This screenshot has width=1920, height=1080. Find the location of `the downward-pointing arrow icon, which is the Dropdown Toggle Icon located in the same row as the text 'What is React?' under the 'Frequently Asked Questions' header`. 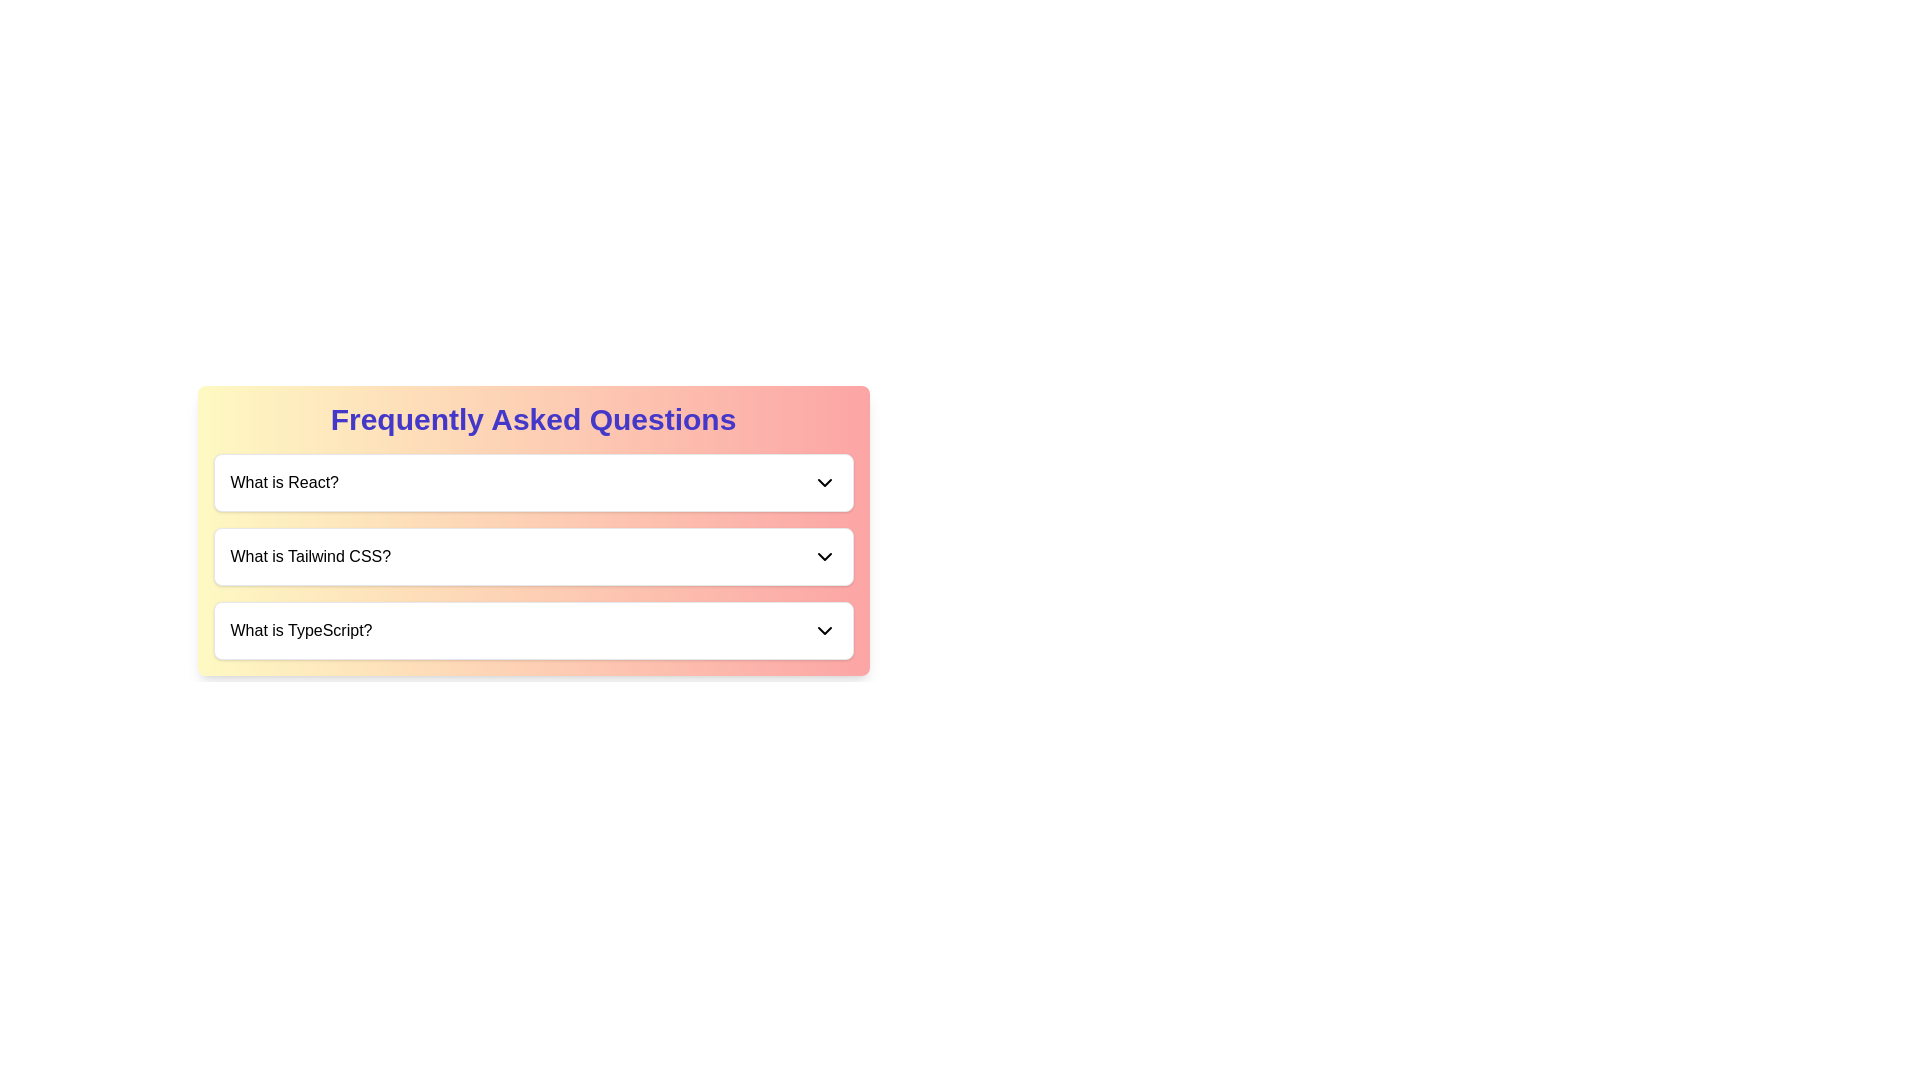

the downward-pointing arrow icon, which is the Dropdown Toggle Icon located in the same row as the text 'What is React?' under the 'Frequently Asked Questions' header is located at coordinates (824, 482).